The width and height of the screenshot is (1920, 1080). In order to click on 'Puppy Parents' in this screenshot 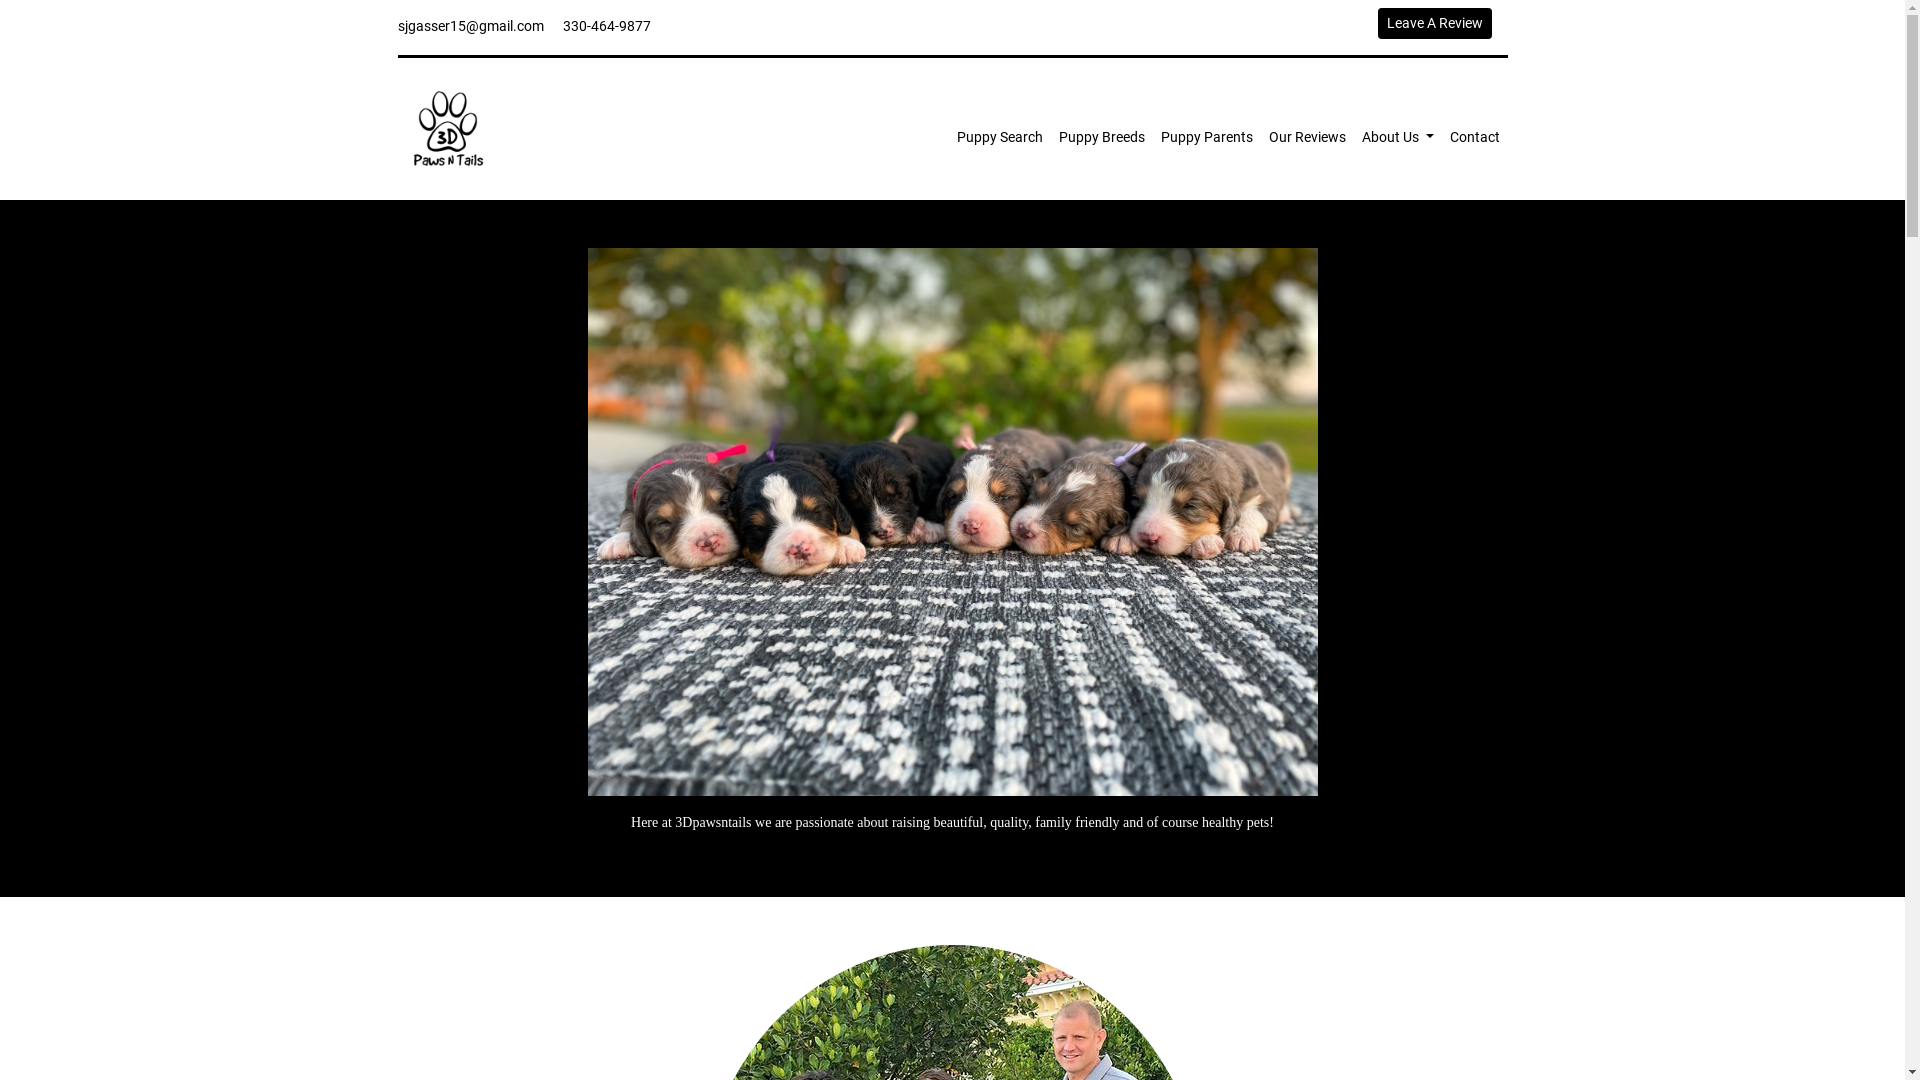, I will do `click(1152, 135)`.